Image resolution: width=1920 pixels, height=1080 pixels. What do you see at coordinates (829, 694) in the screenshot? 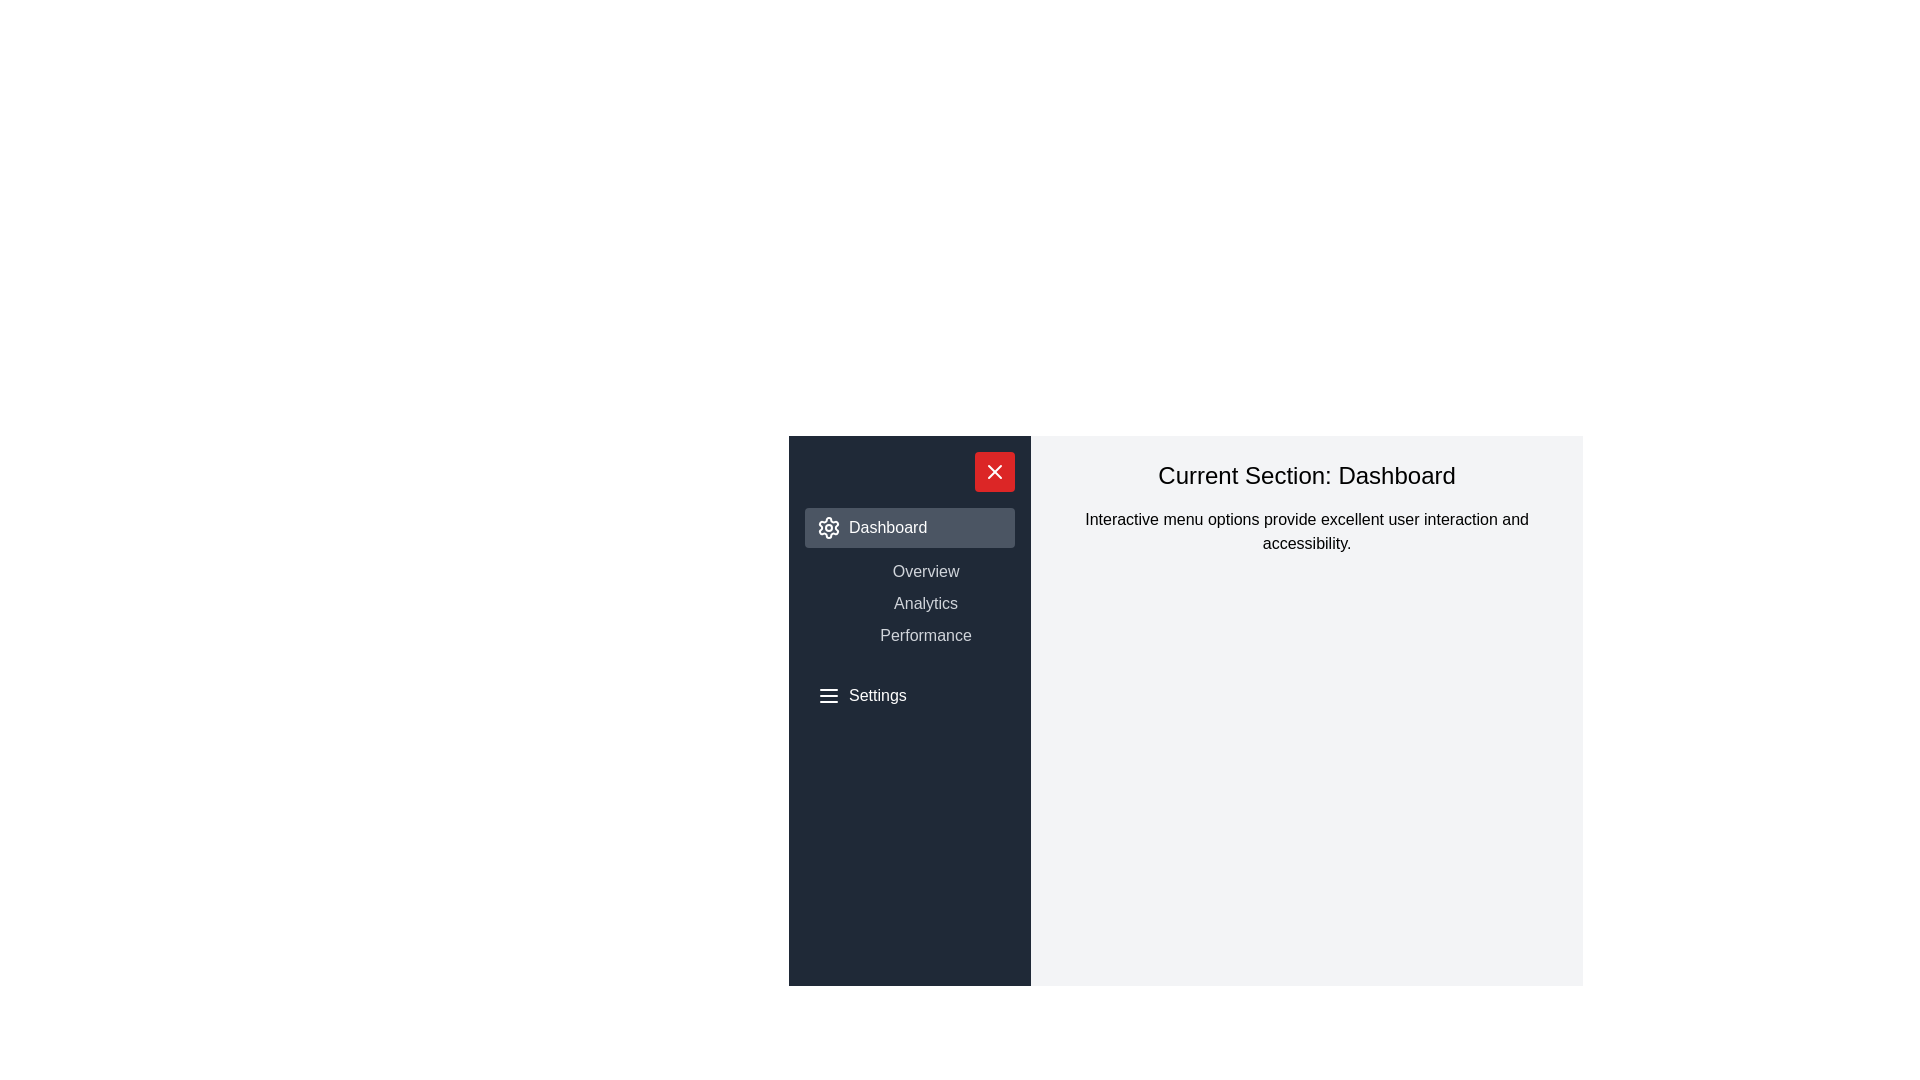
I see `the menu icon represented by three horizontal lines located next to the 'Settings' text in the vertical navigation menu` at bounding box center [829, 694].